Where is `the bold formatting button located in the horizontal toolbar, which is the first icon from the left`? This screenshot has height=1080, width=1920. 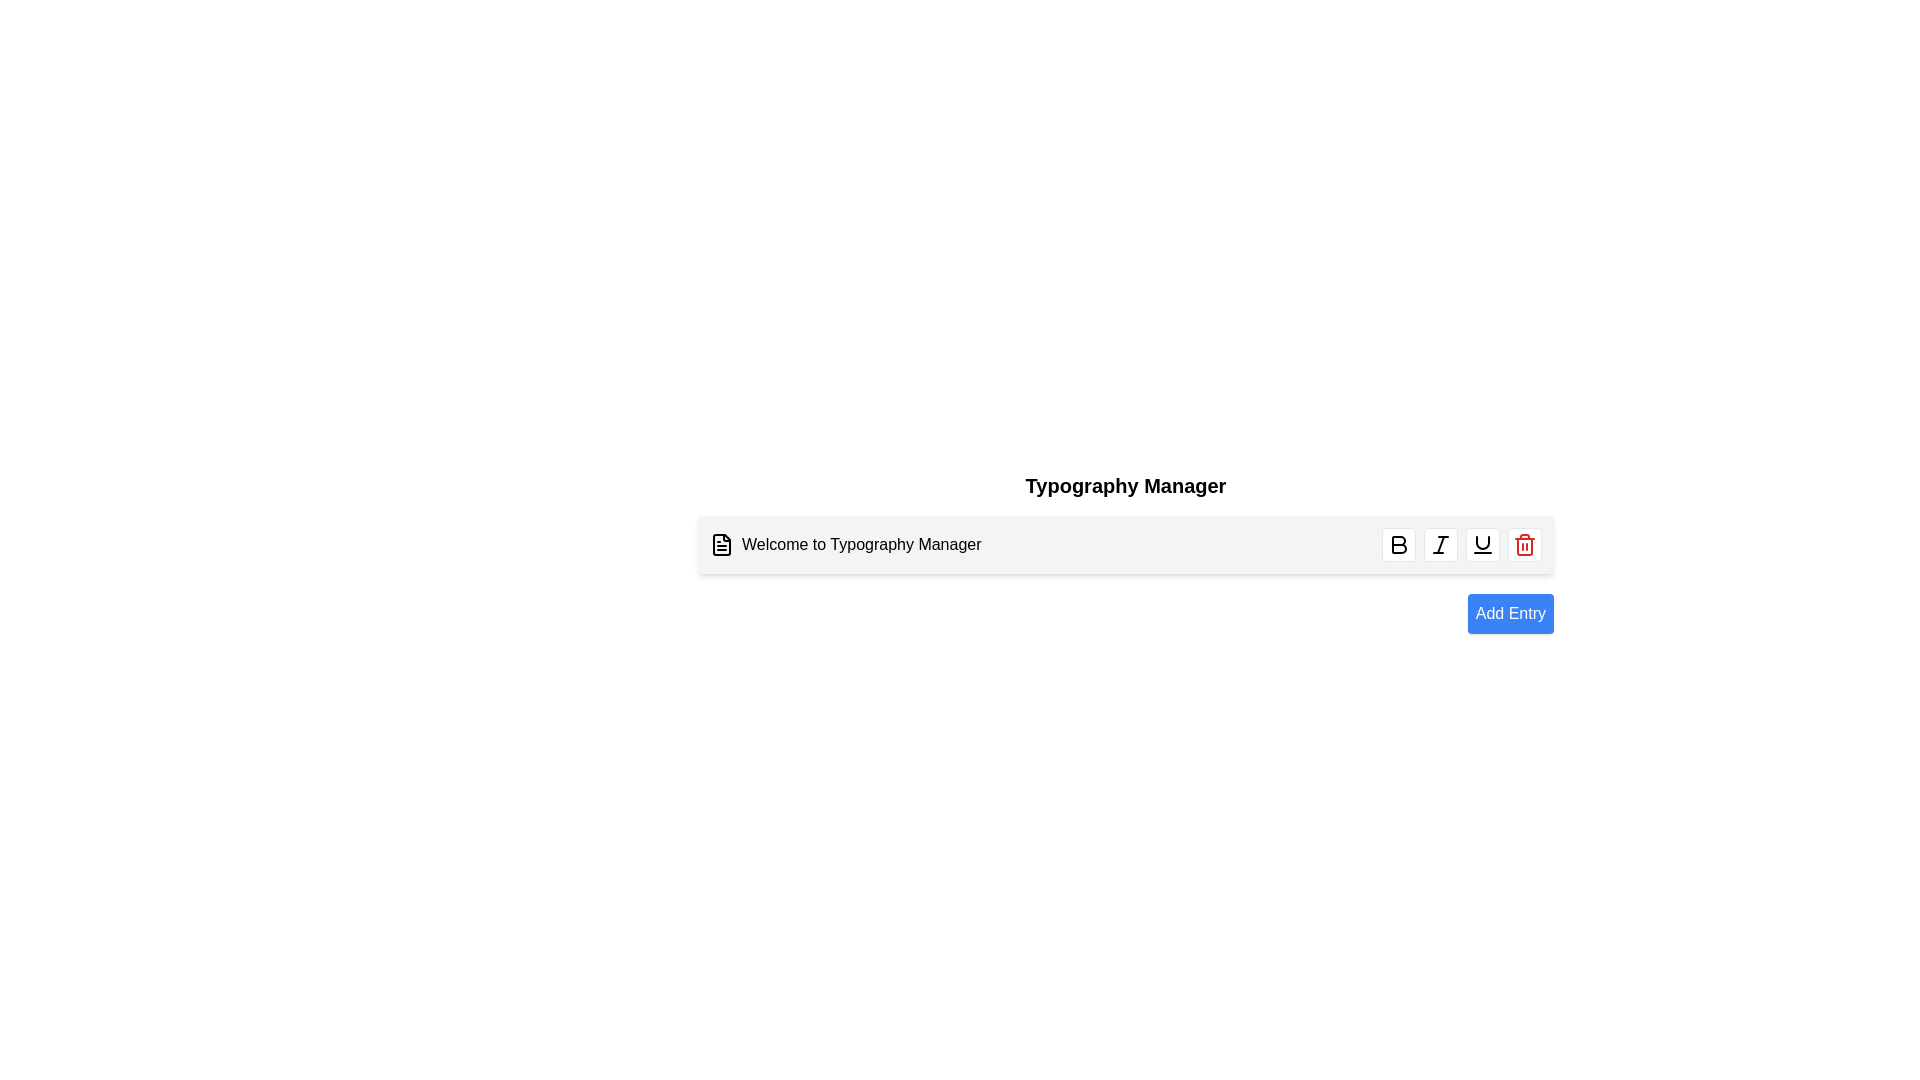 the bold formatting button located in the horizontal toolbar, which is the first icon from the left is located at coordinates (1397, 544).